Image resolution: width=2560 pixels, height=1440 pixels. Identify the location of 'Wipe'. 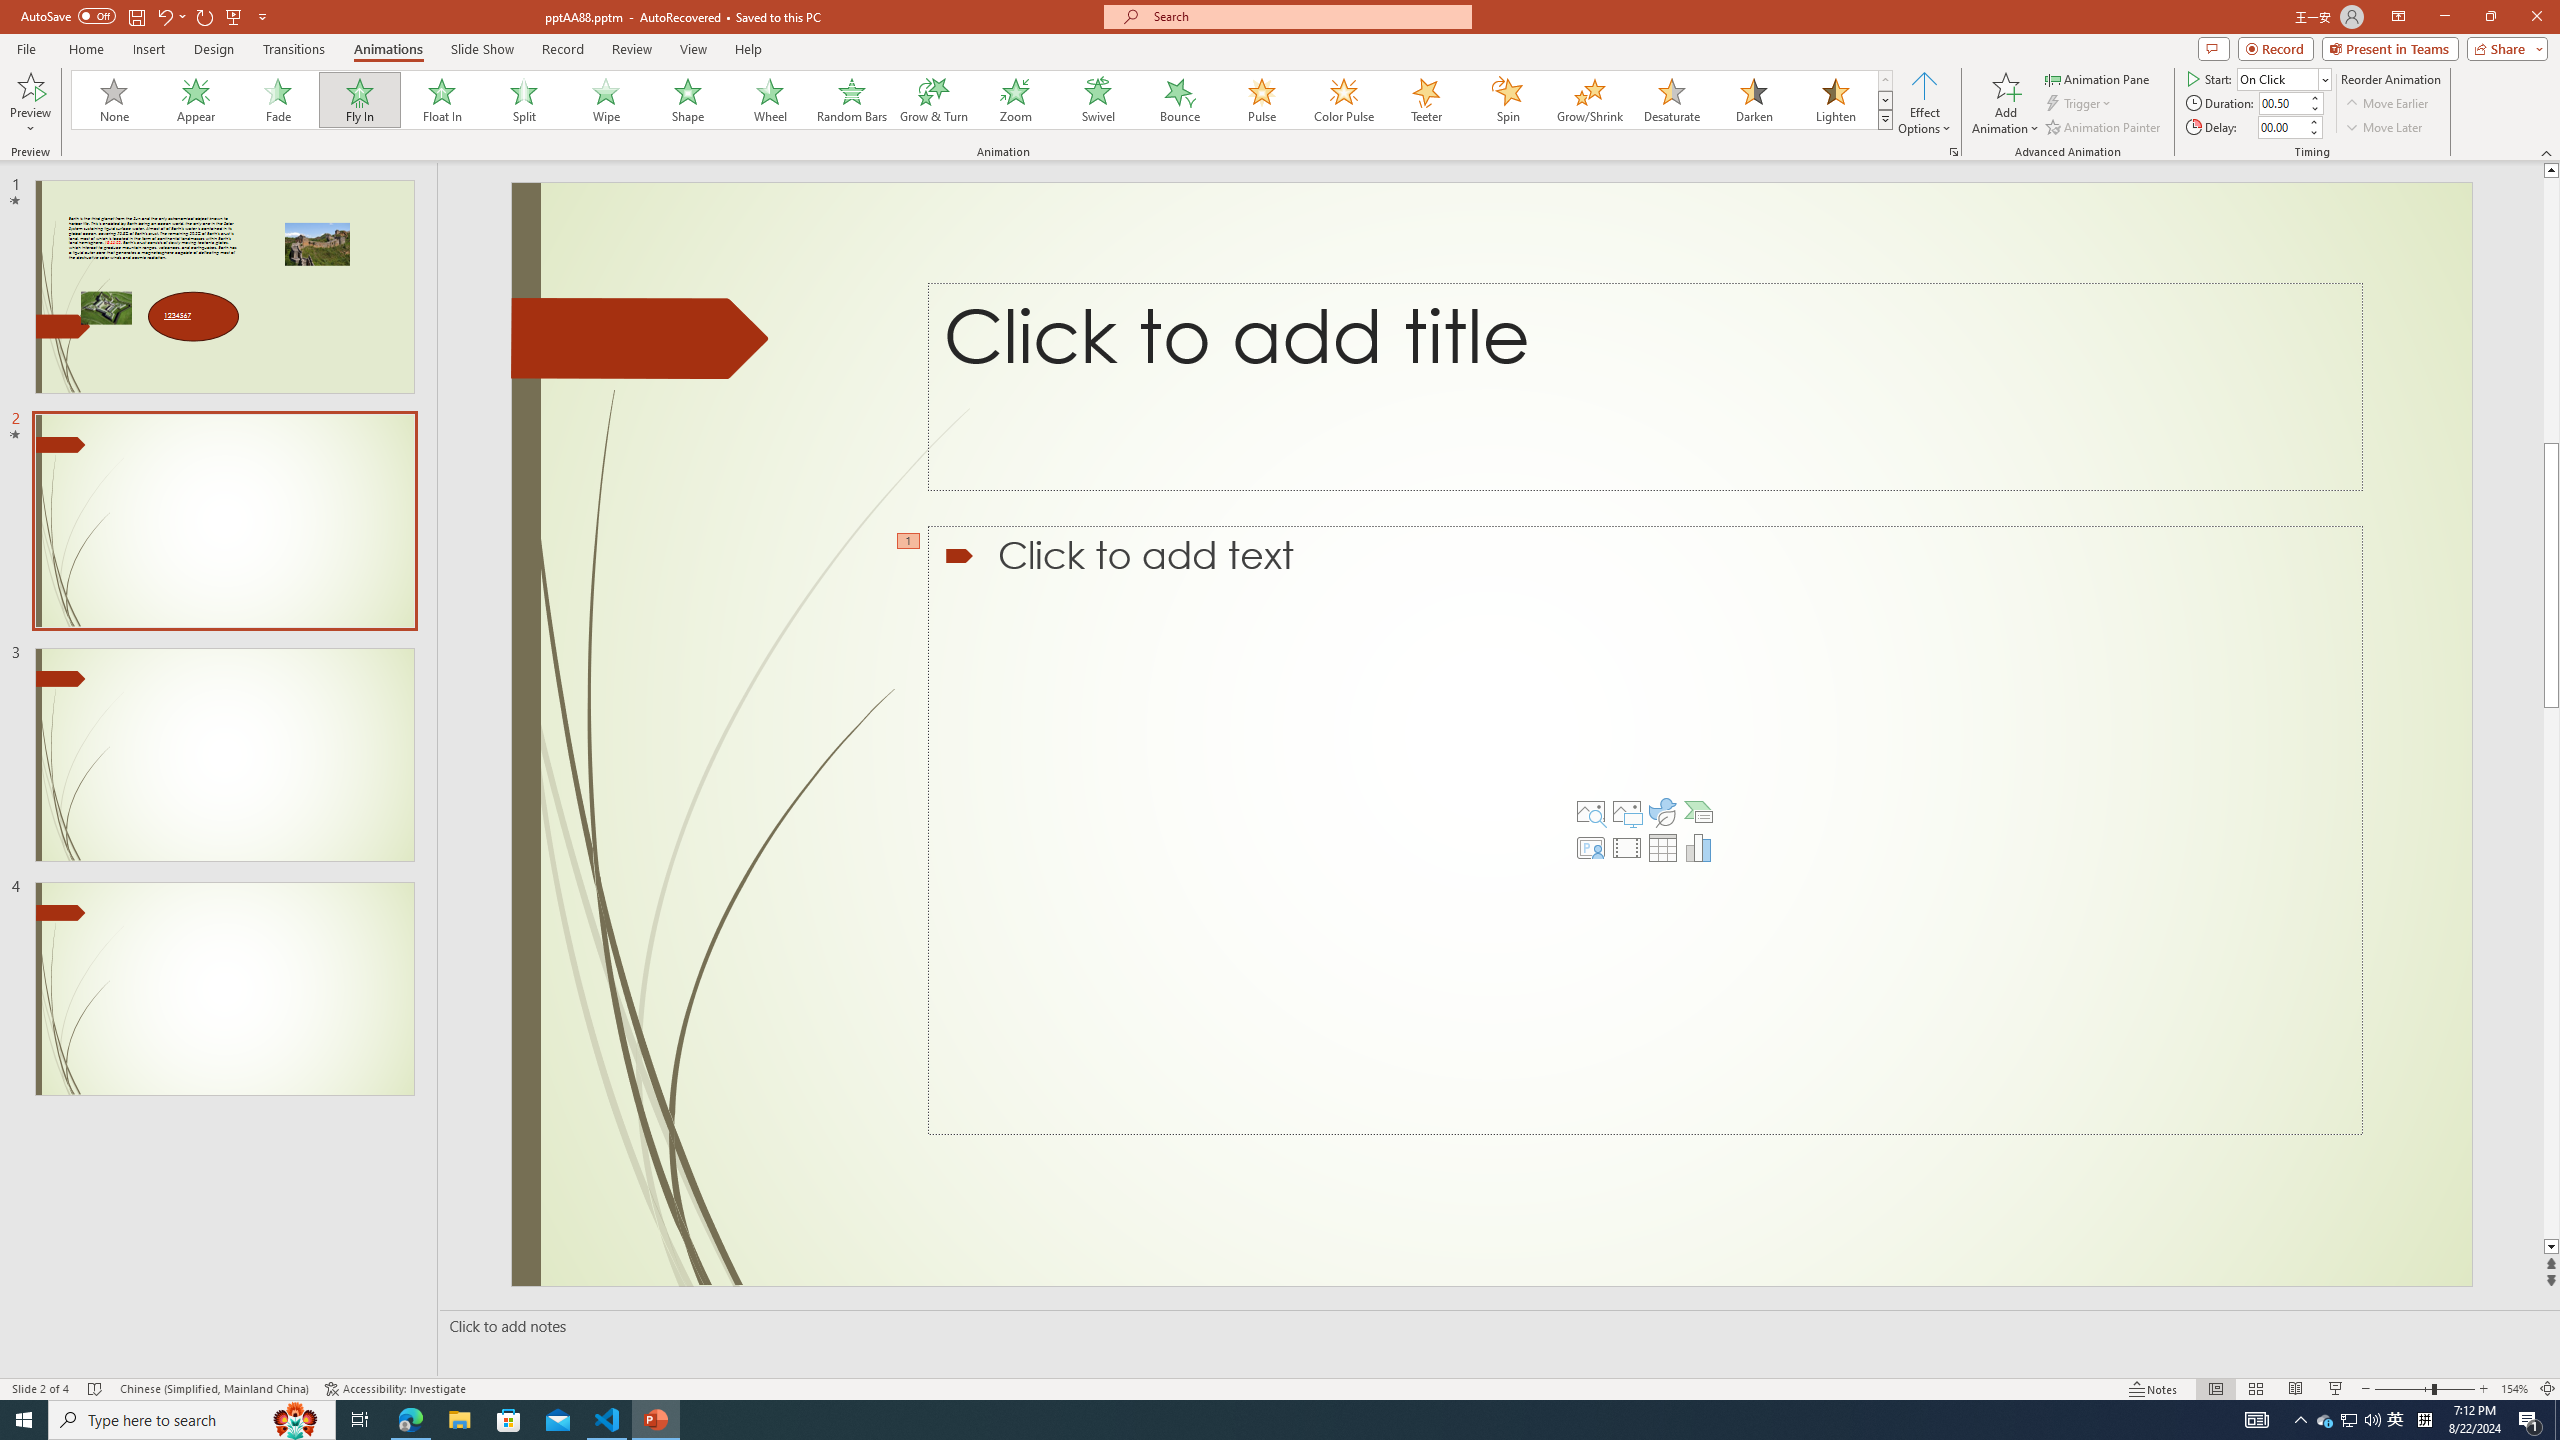
(606, 99).